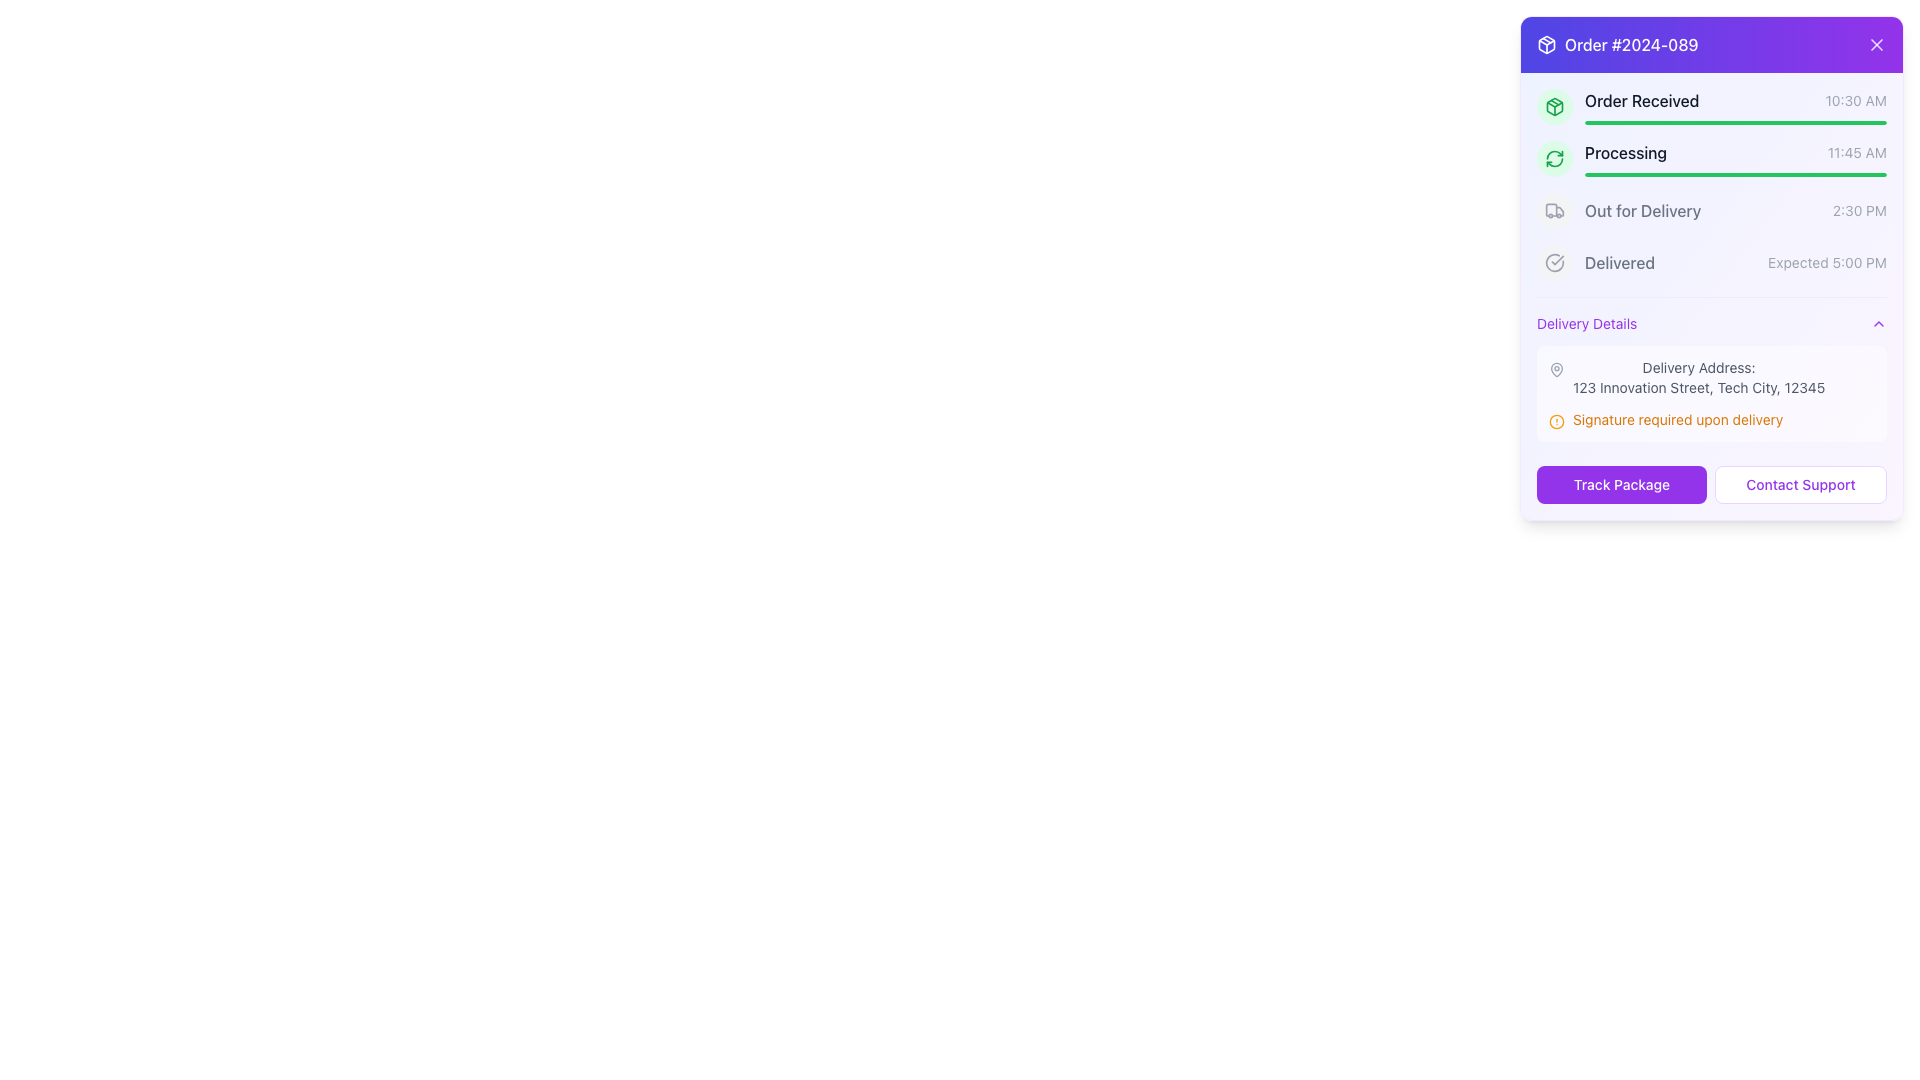  I want to click on the 3D box icon styled as a wireframe, located to the left of the 'Order Received' label in the purple header section of the card, so click(1545, 45).